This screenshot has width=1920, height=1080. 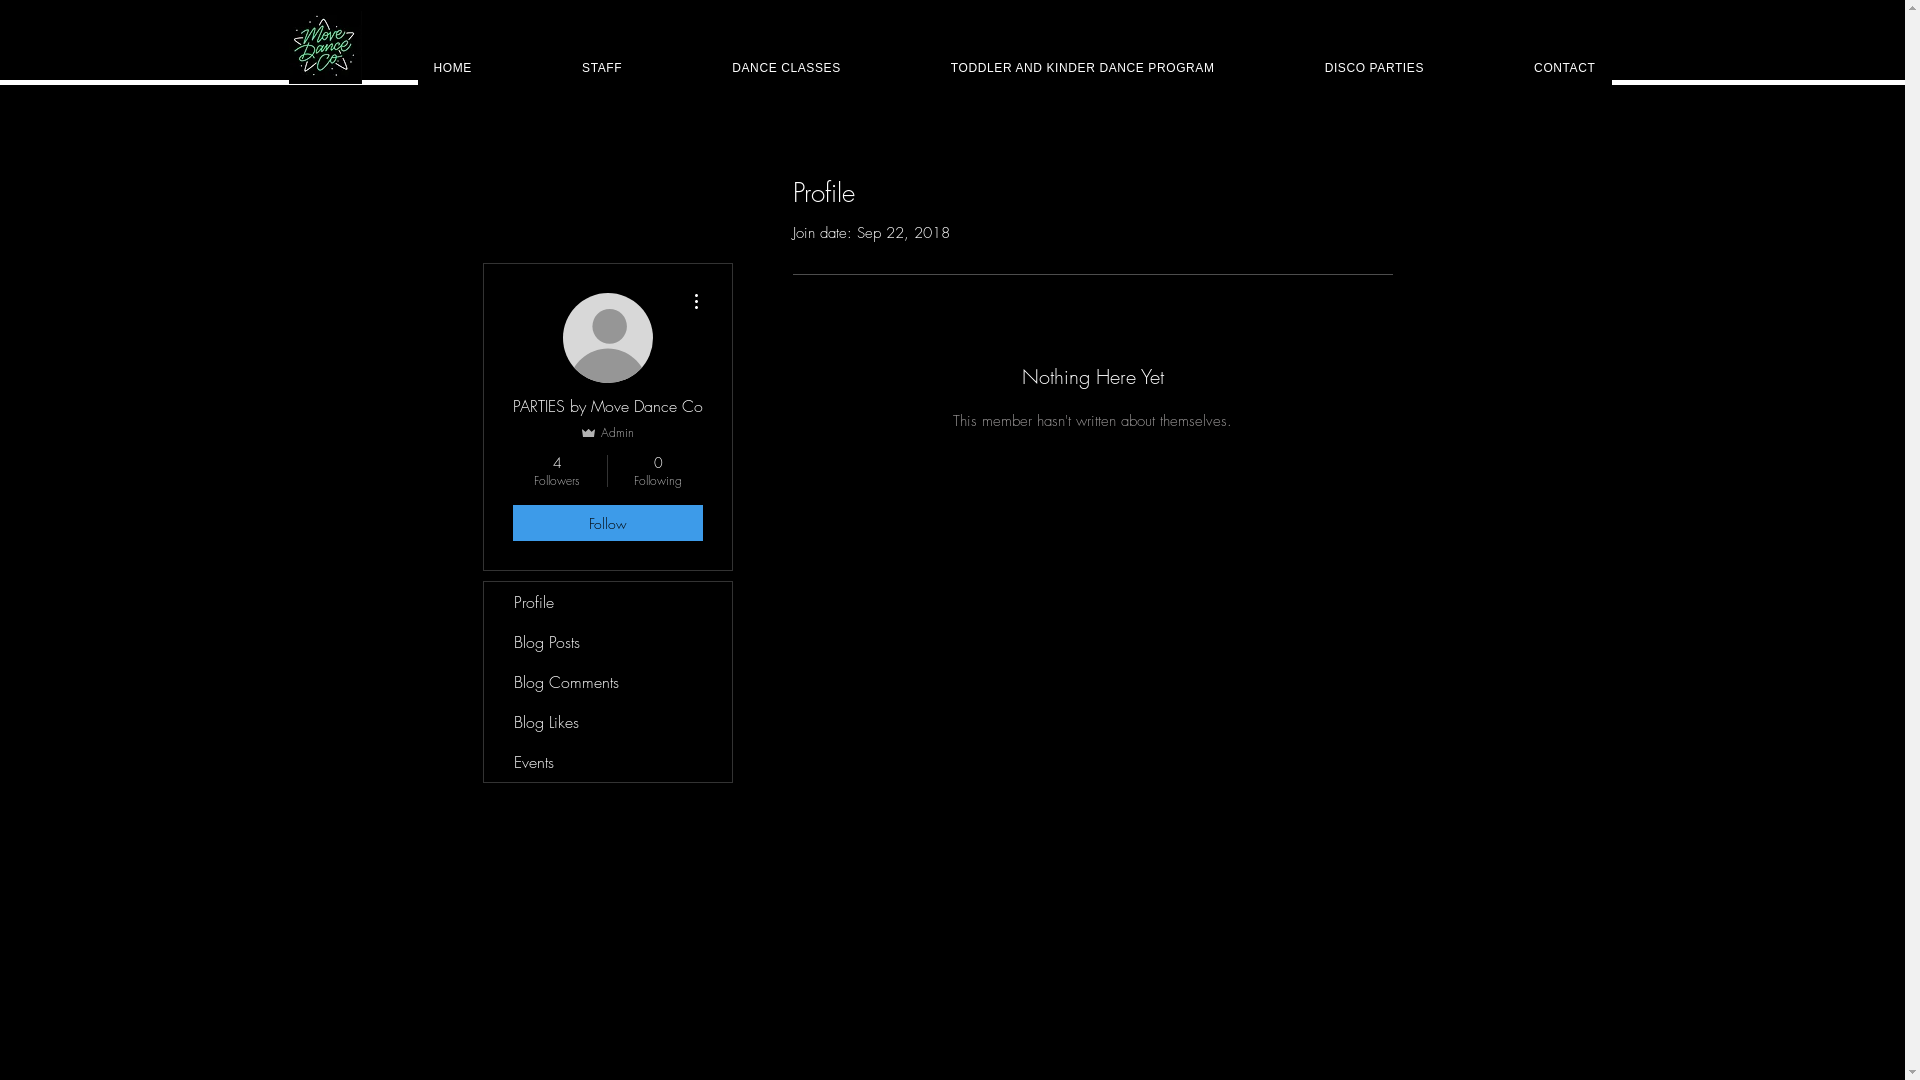 I want to click on 'Follow', so click(x=605, y=522).